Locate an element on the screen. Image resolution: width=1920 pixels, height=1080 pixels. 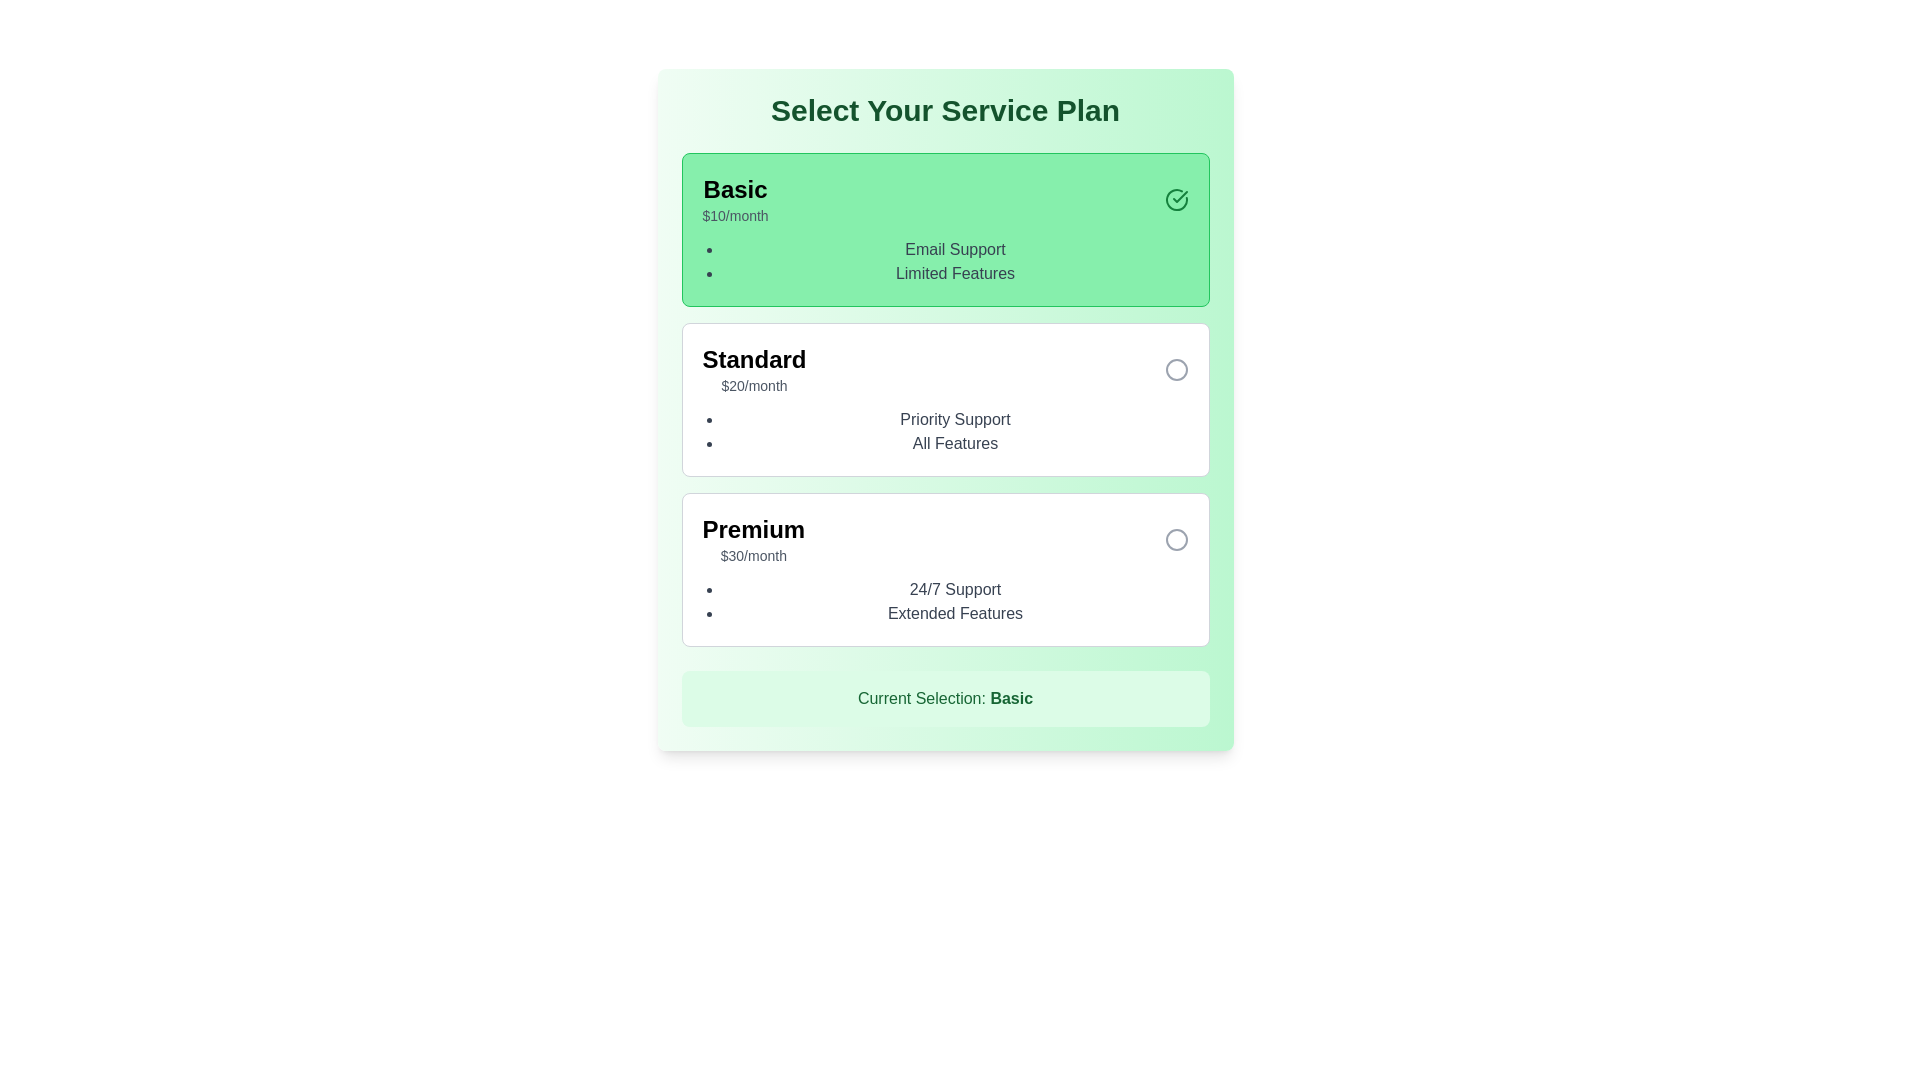
the static text element displaying 'All Features', which is styled in a standard sans-serif typeface and is part of a bulleted list under the 'Standard' service plan section, positioned below 'Priority Support' is located at coordinates (954, 442).